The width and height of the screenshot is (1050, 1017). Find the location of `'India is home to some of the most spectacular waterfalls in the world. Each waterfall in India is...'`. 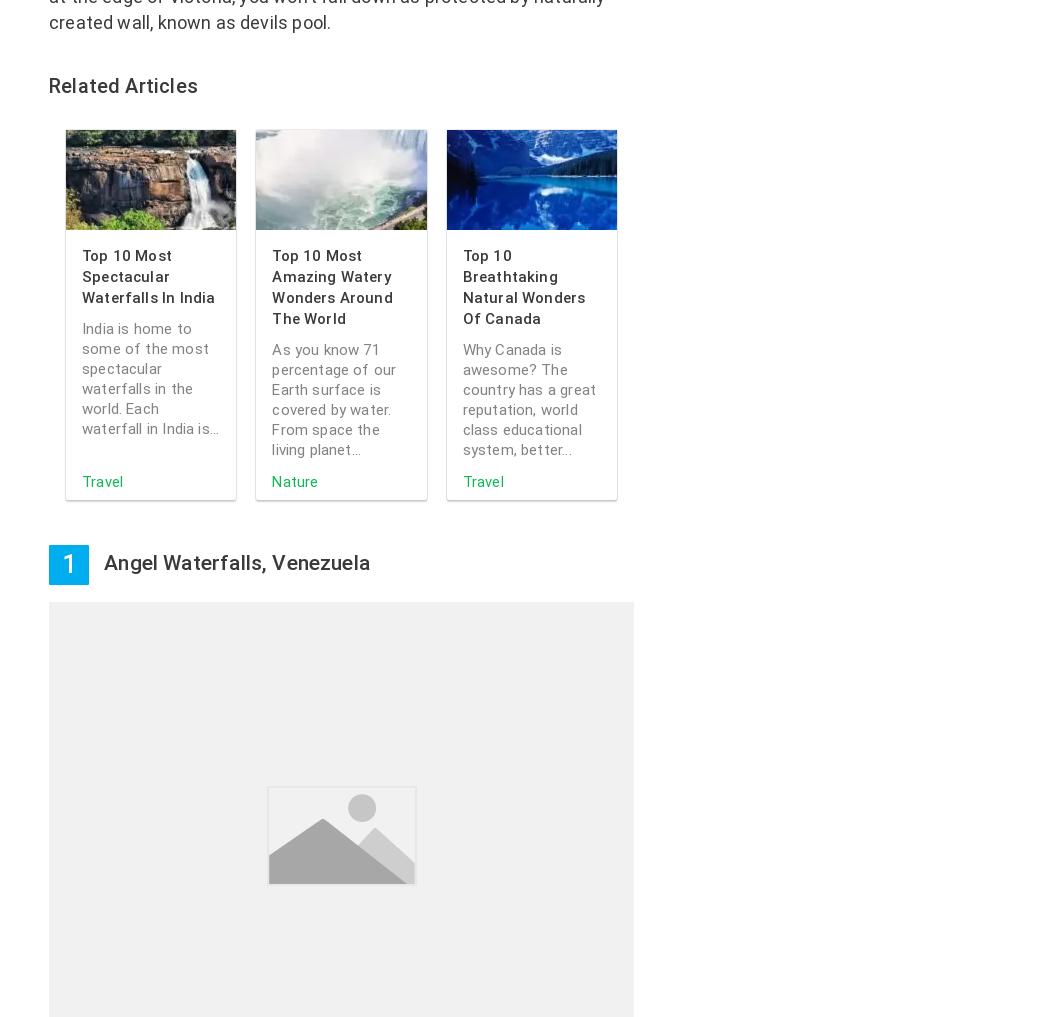

'India is home to some of the most spectacular waterfalls in the world. Each waterfall in India is...' is located at coordinates (150, 378).